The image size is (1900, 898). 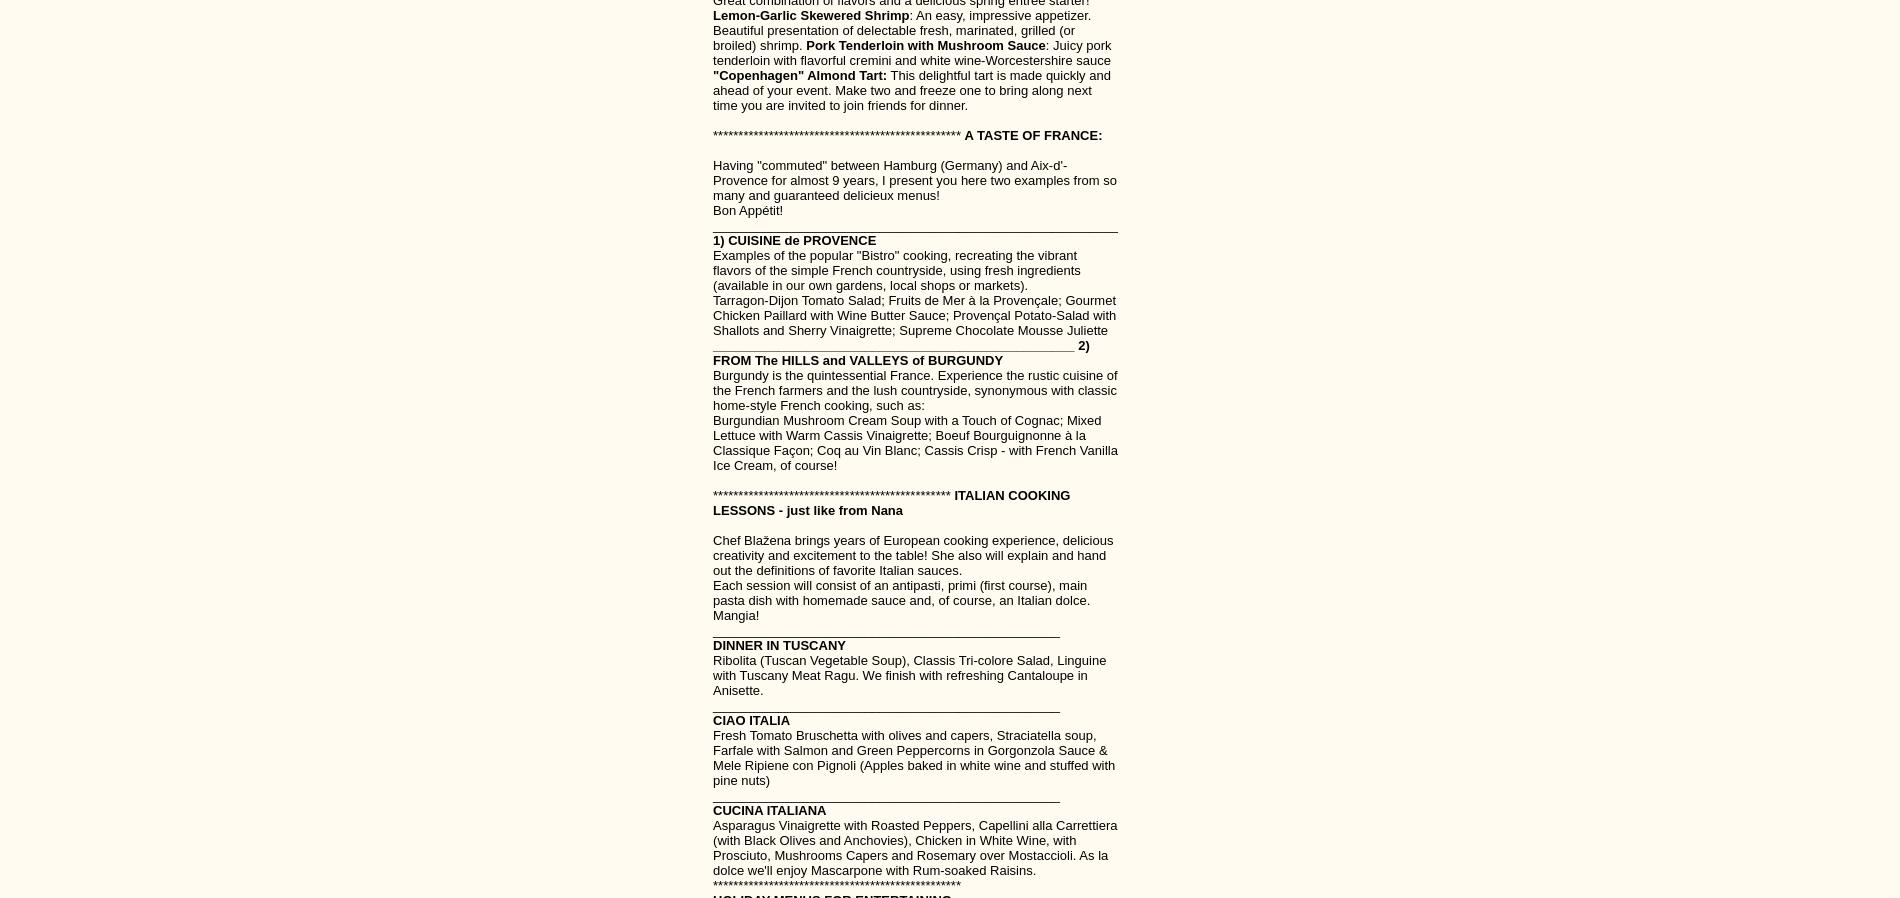 What do you see at coordinates (914, 217) in the screenshot?
I see `'Bon Appétit!
________________________________________________________'` at bounding box center [914, 217].